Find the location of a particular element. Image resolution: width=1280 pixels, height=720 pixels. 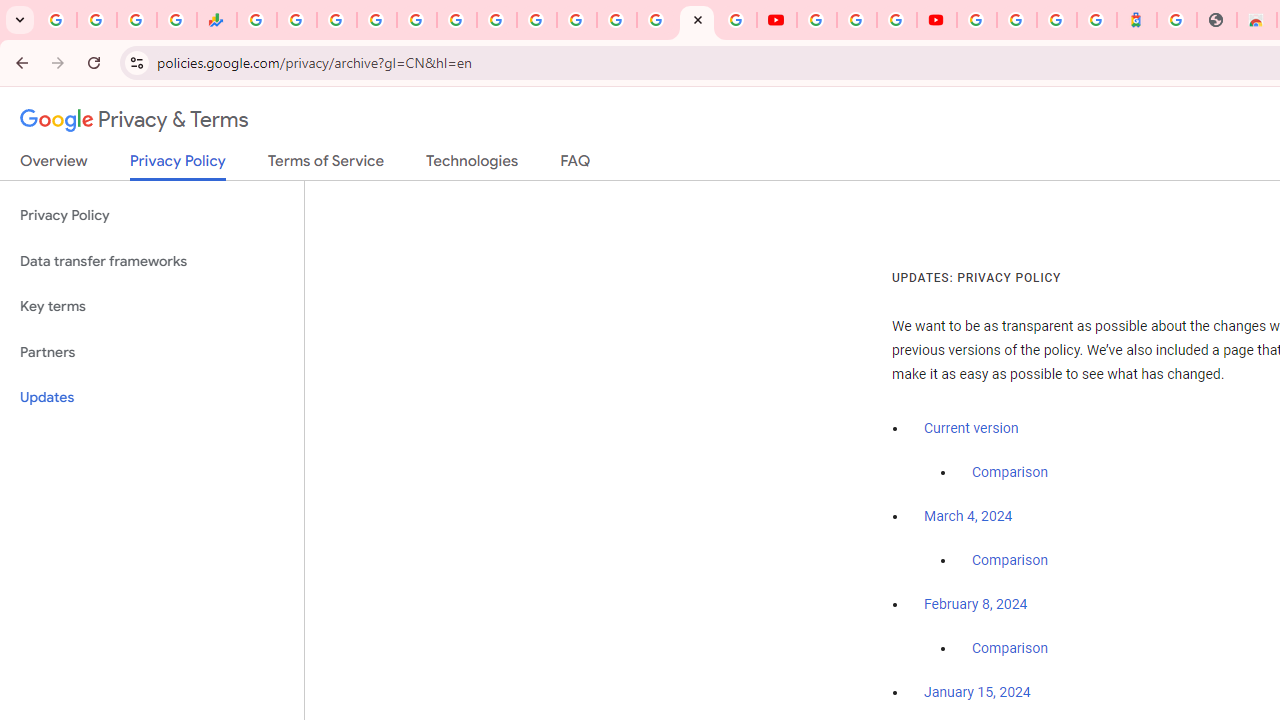

'February 8, 2024' is located at coordinates (976, 604).